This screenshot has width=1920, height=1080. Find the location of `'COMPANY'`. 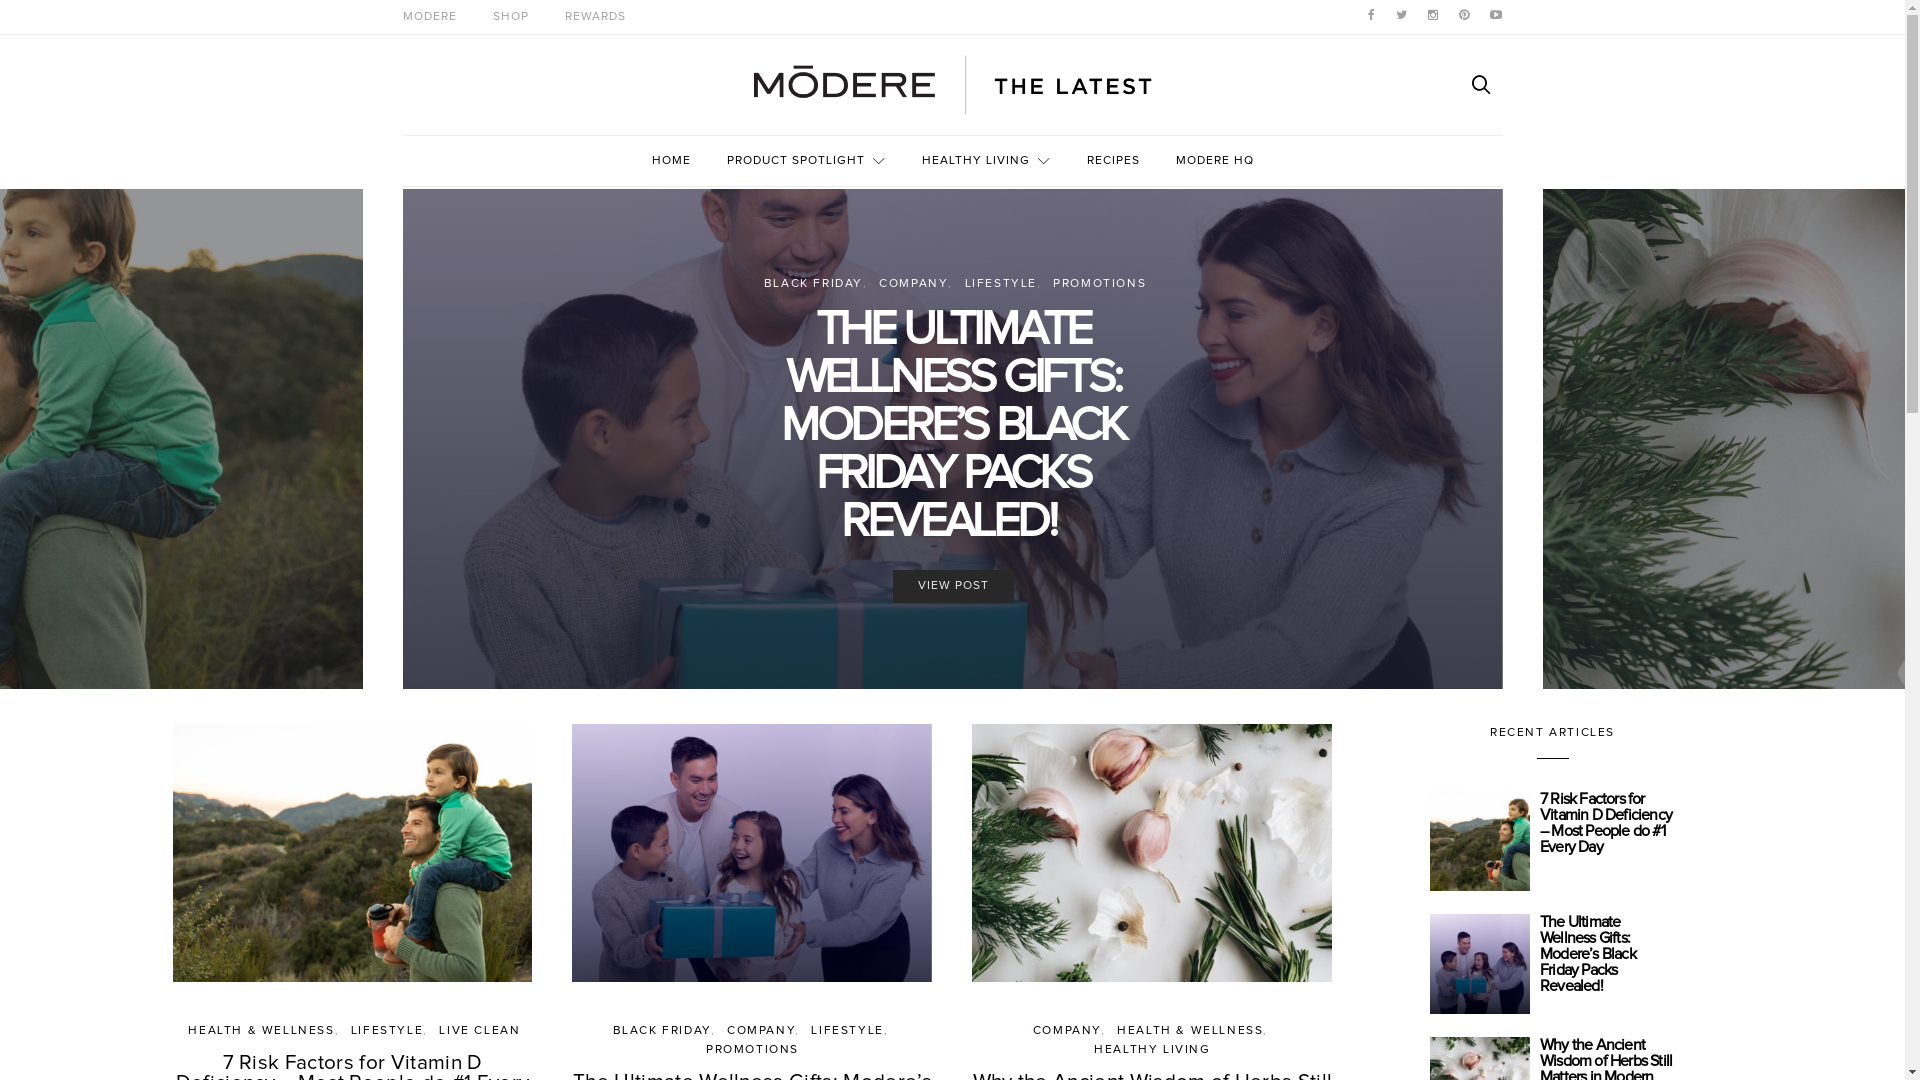

'COMPANY' is located at coordinates (912, 284).